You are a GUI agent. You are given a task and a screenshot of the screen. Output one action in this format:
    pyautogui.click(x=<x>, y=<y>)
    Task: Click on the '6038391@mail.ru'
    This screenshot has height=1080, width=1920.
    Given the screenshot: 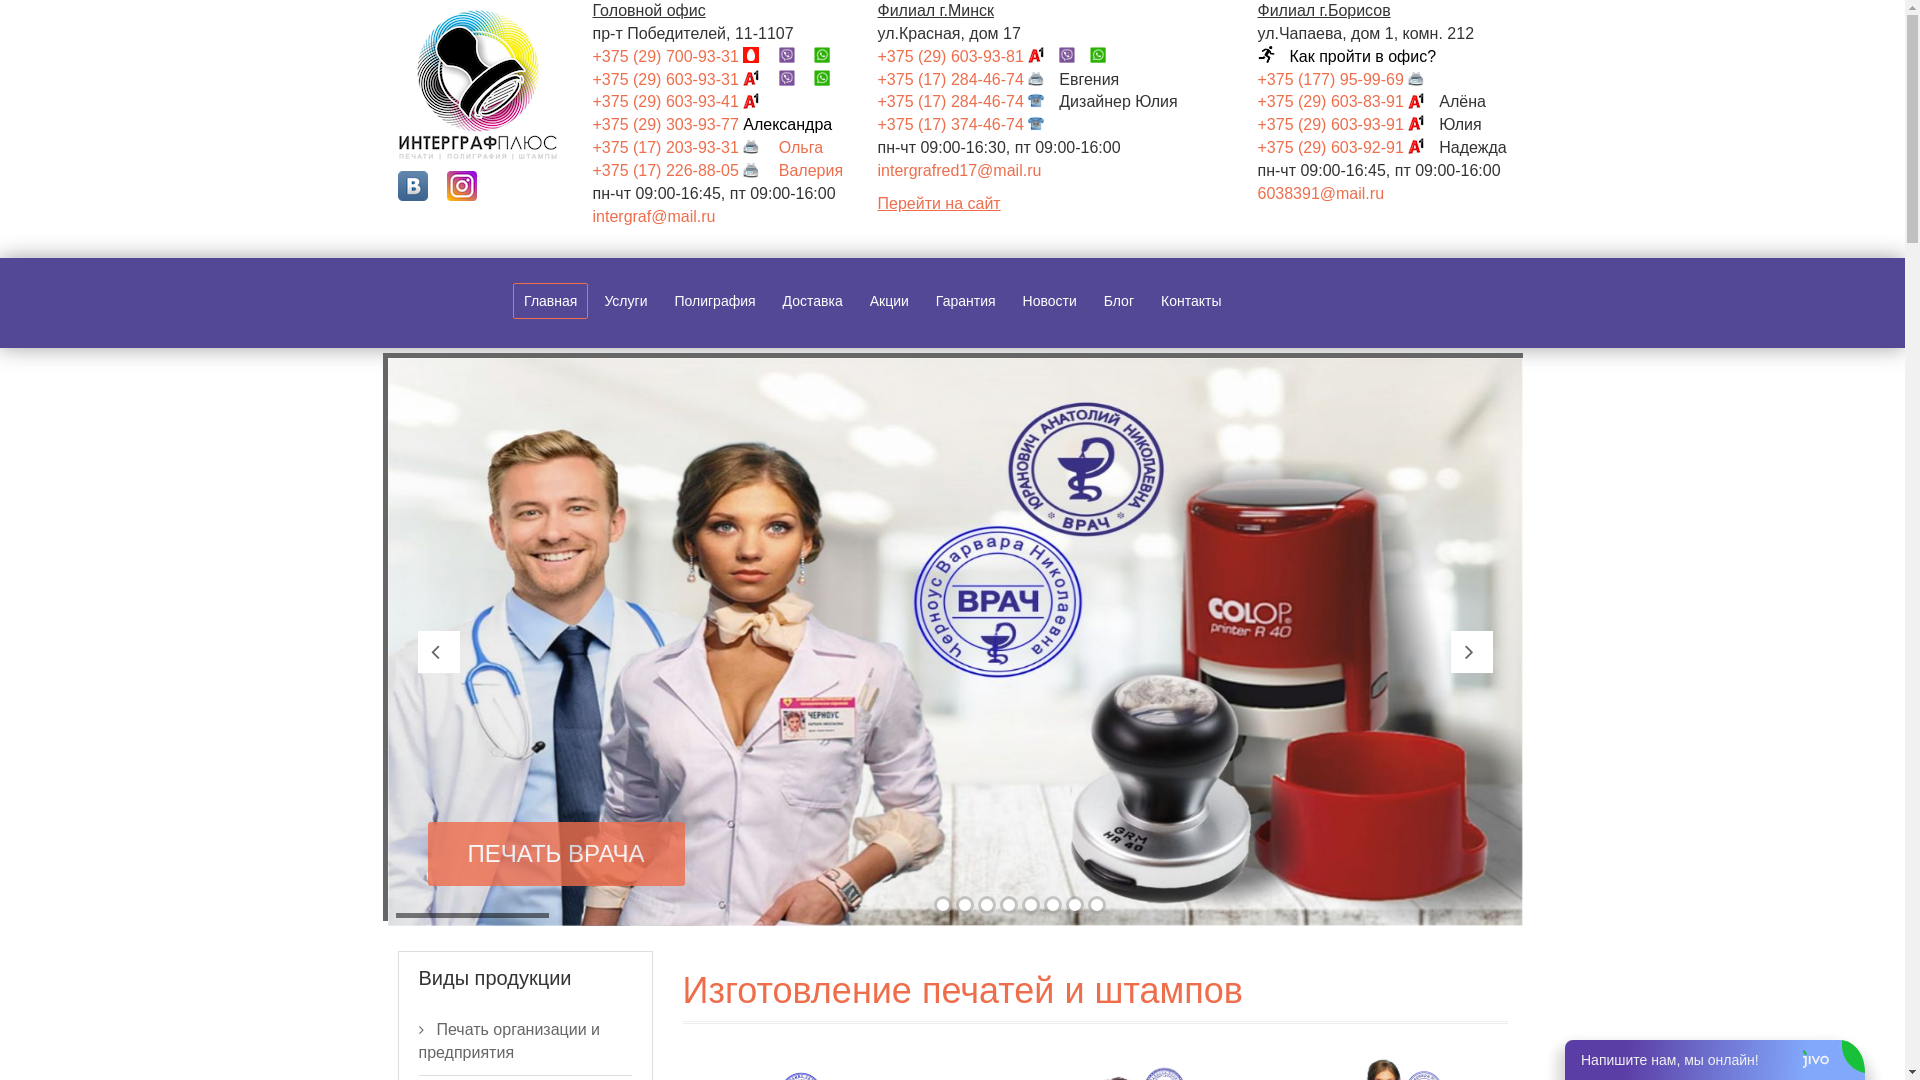 What is the action you would take?
    pyautogui.click(x=1321, y=193)
    